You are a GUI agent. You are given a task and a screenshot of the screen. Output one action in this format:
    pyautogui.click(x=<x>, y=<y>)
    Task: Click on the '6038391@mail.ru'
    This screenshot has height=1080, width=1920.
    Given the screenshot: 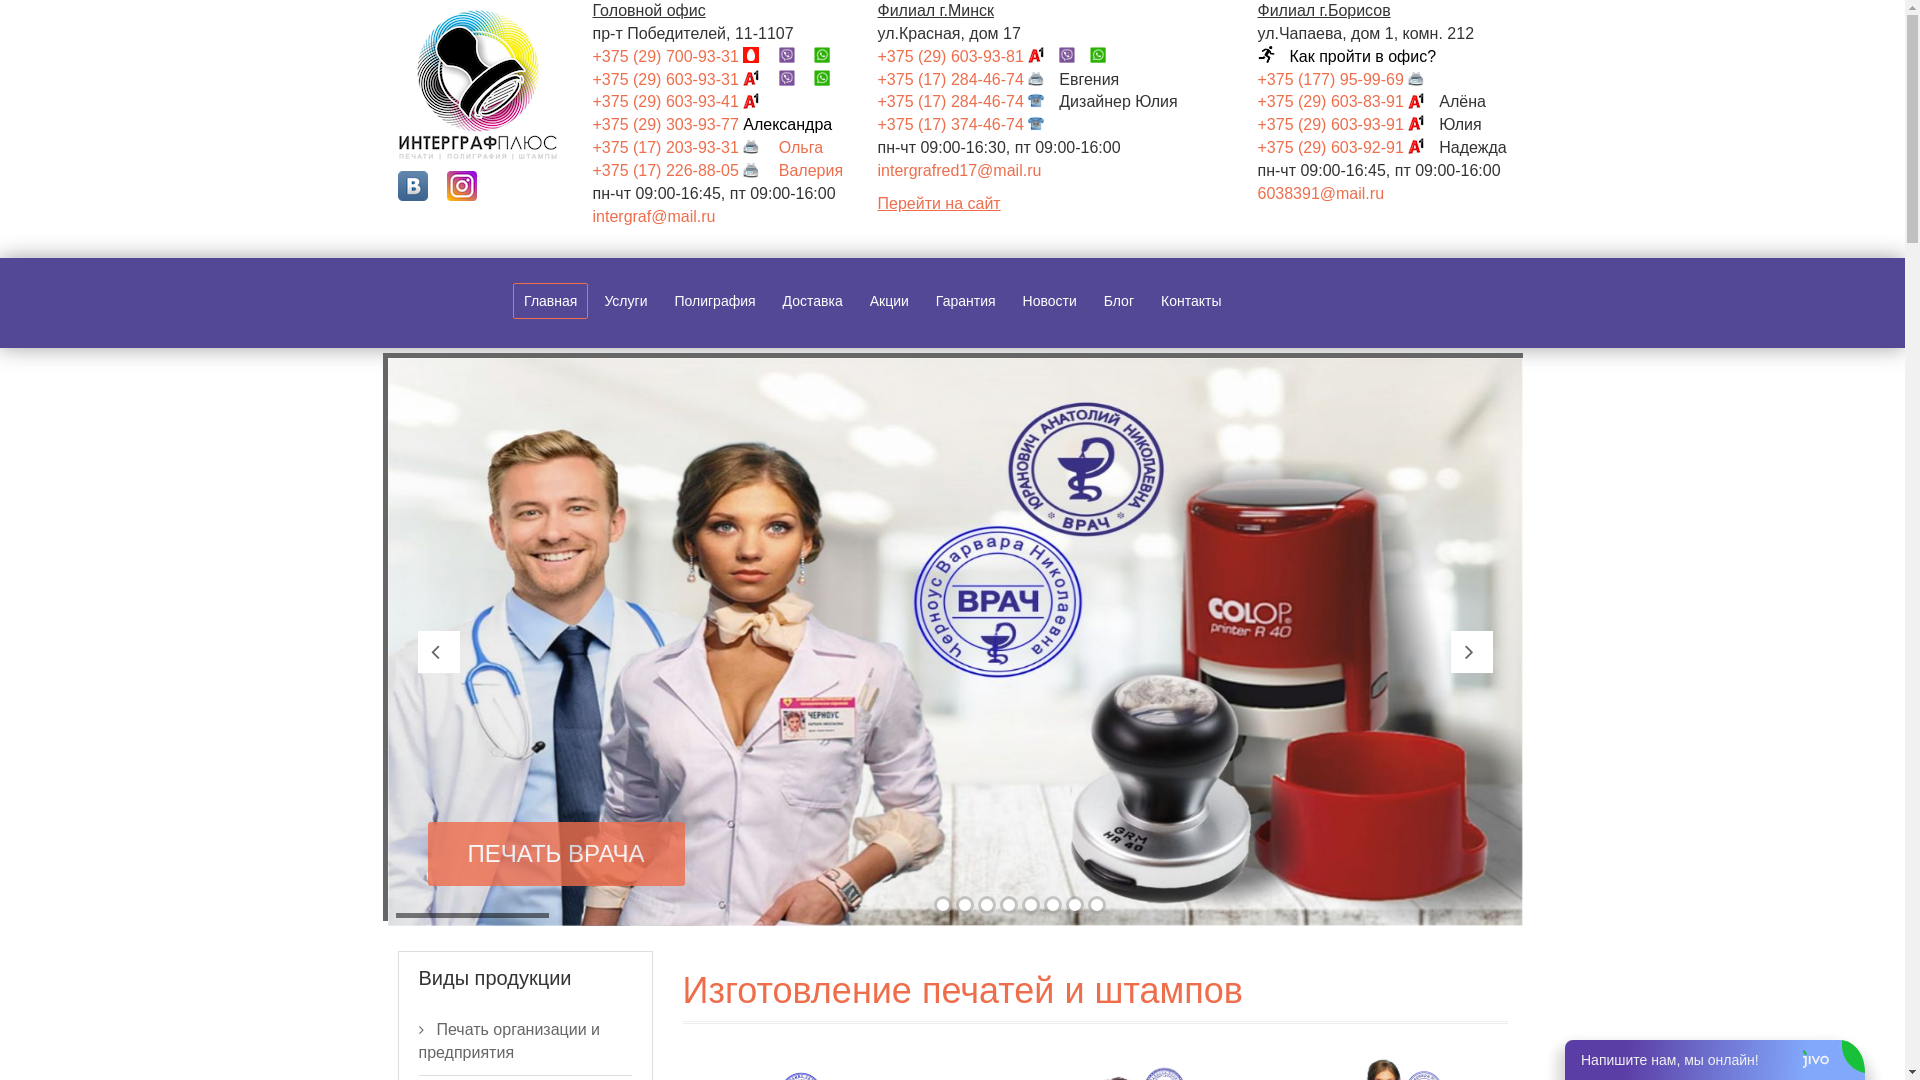 What is the action you would take?
    pyautogui.click(x=1321, y=193)
    